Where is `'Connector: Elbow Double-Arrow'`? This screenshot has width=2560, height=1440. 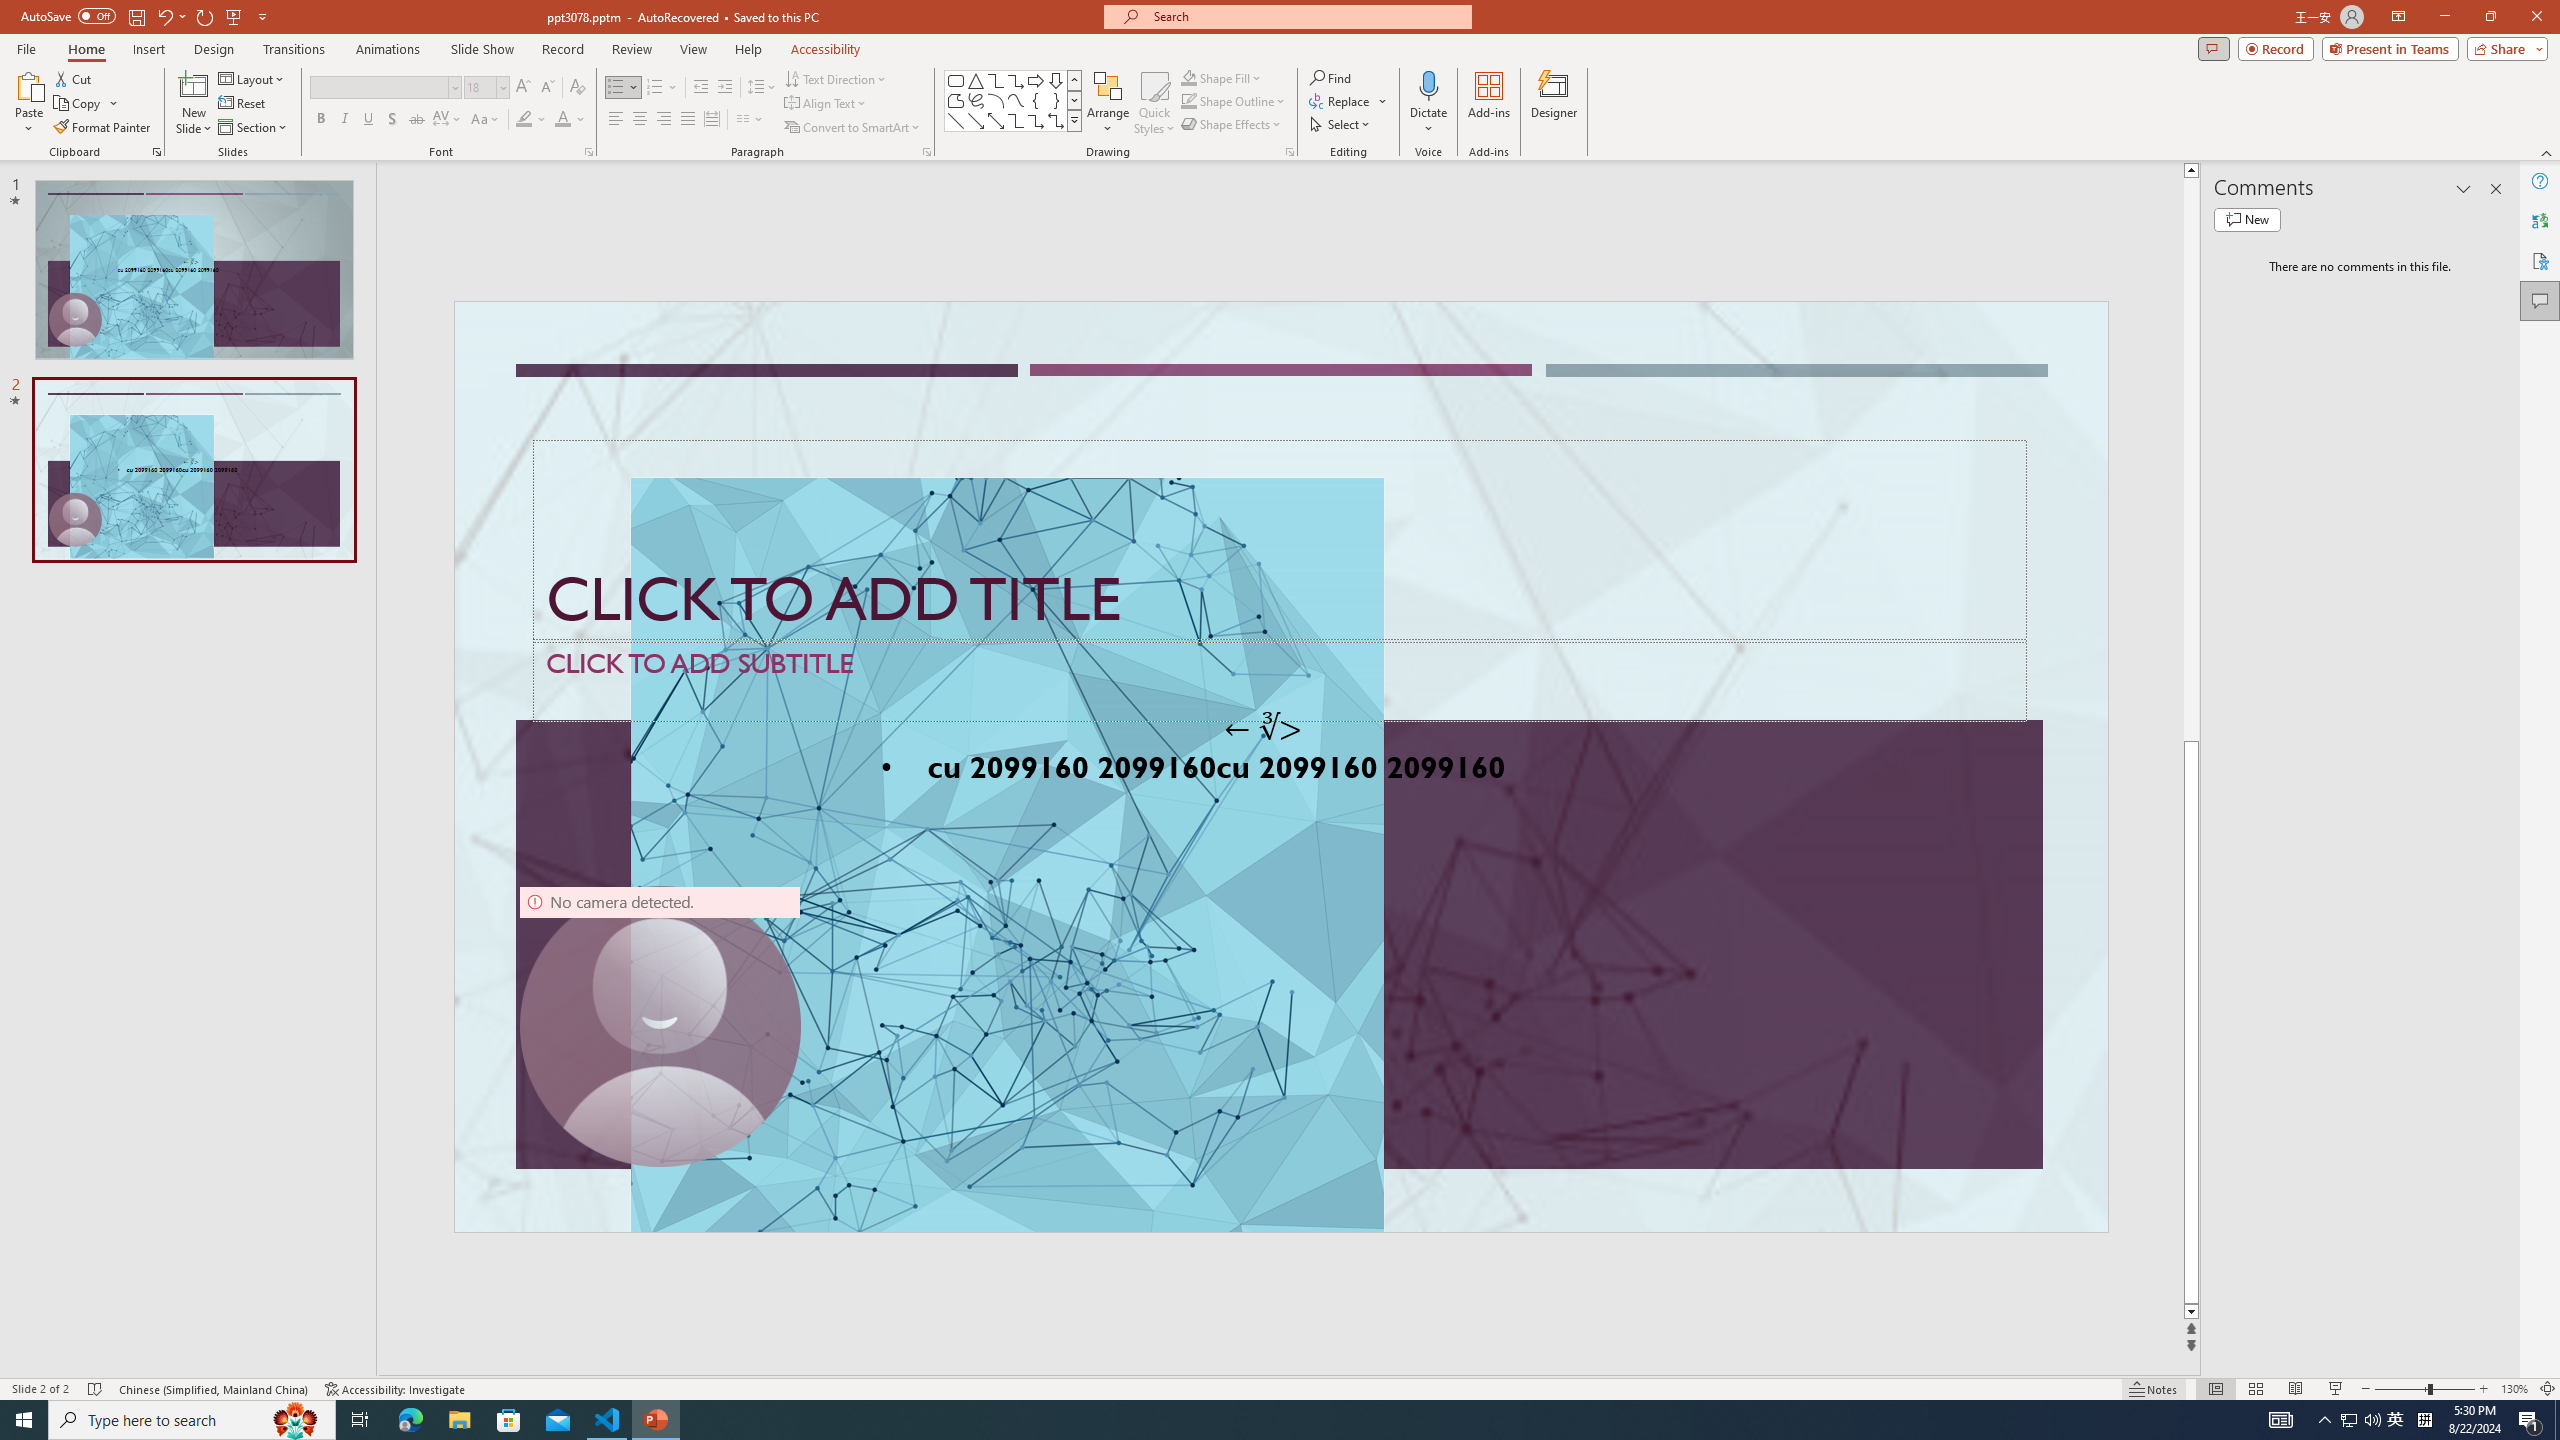 'Connector: Elbow Double-Arrow' is located at coordinates (1055, 119).